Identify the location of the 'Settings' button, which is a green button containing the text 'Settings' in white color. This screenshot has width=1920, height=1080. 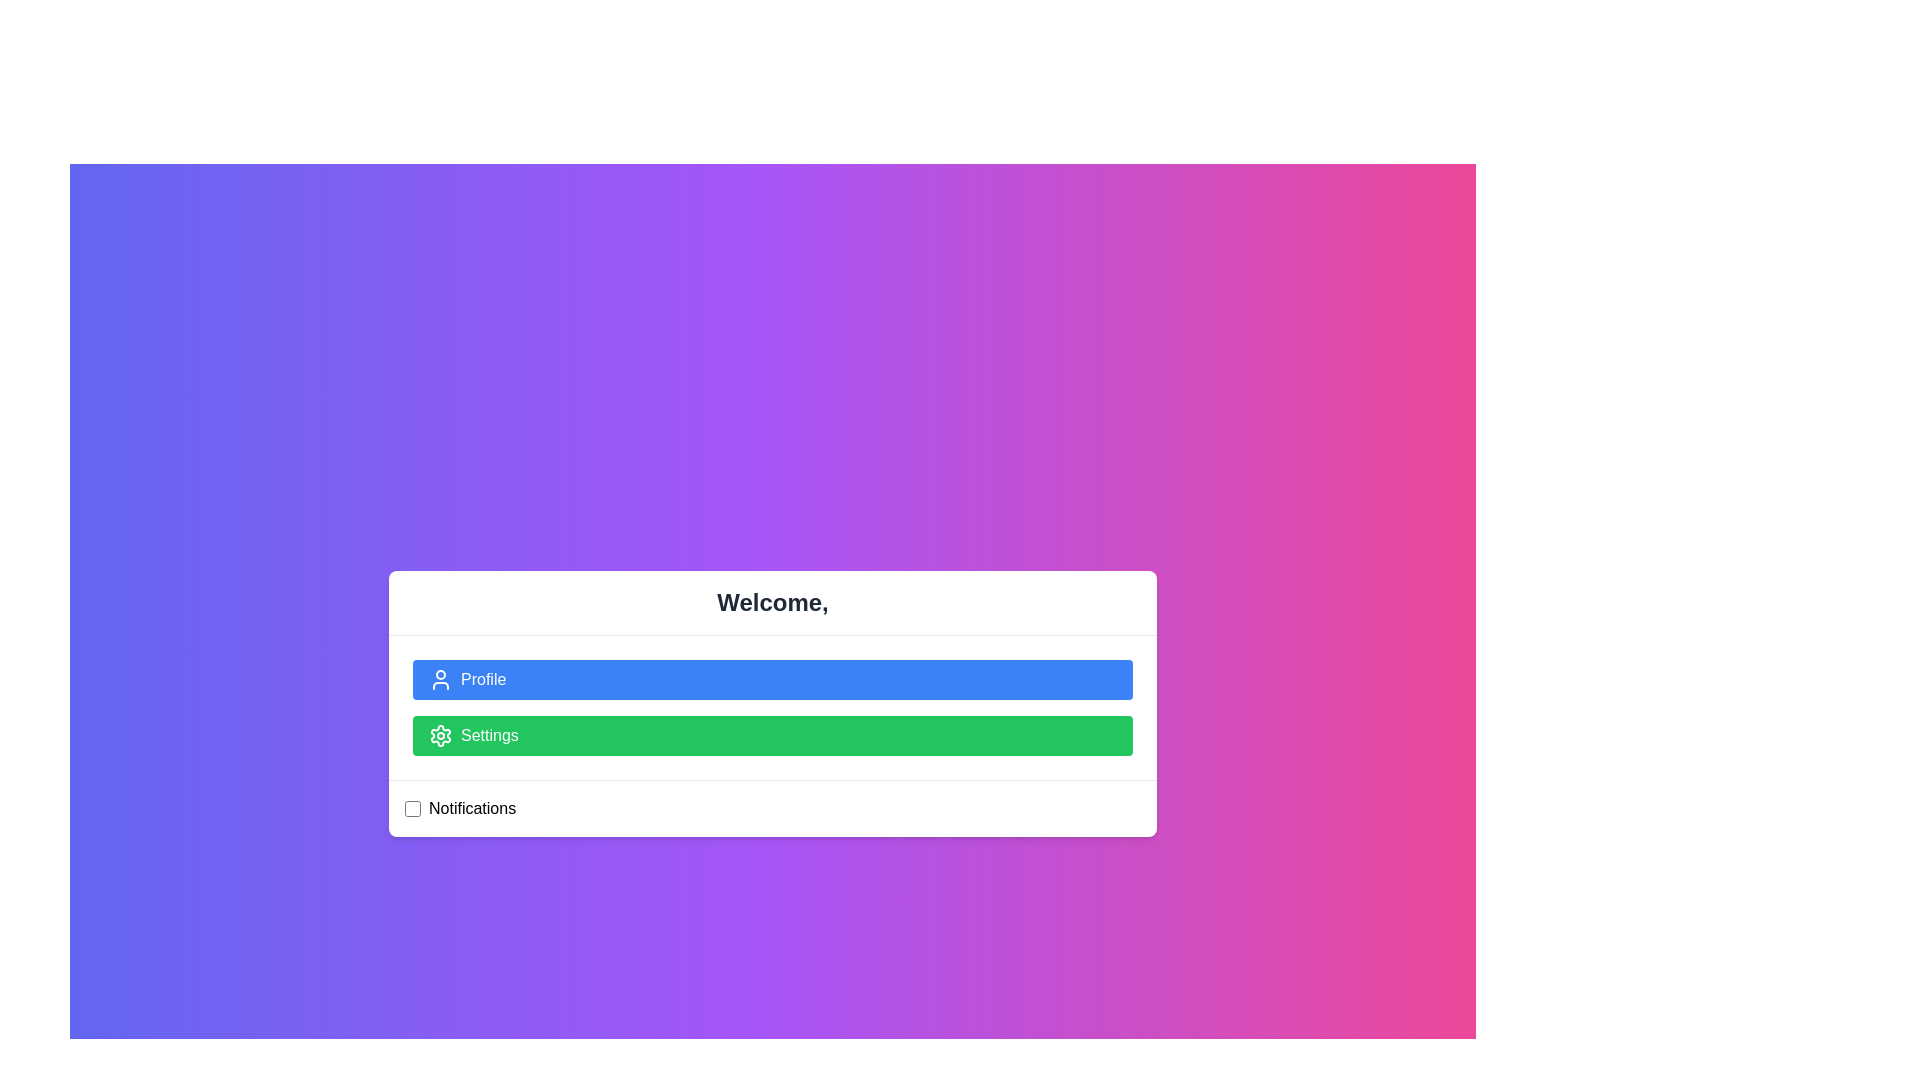
(489, 736).